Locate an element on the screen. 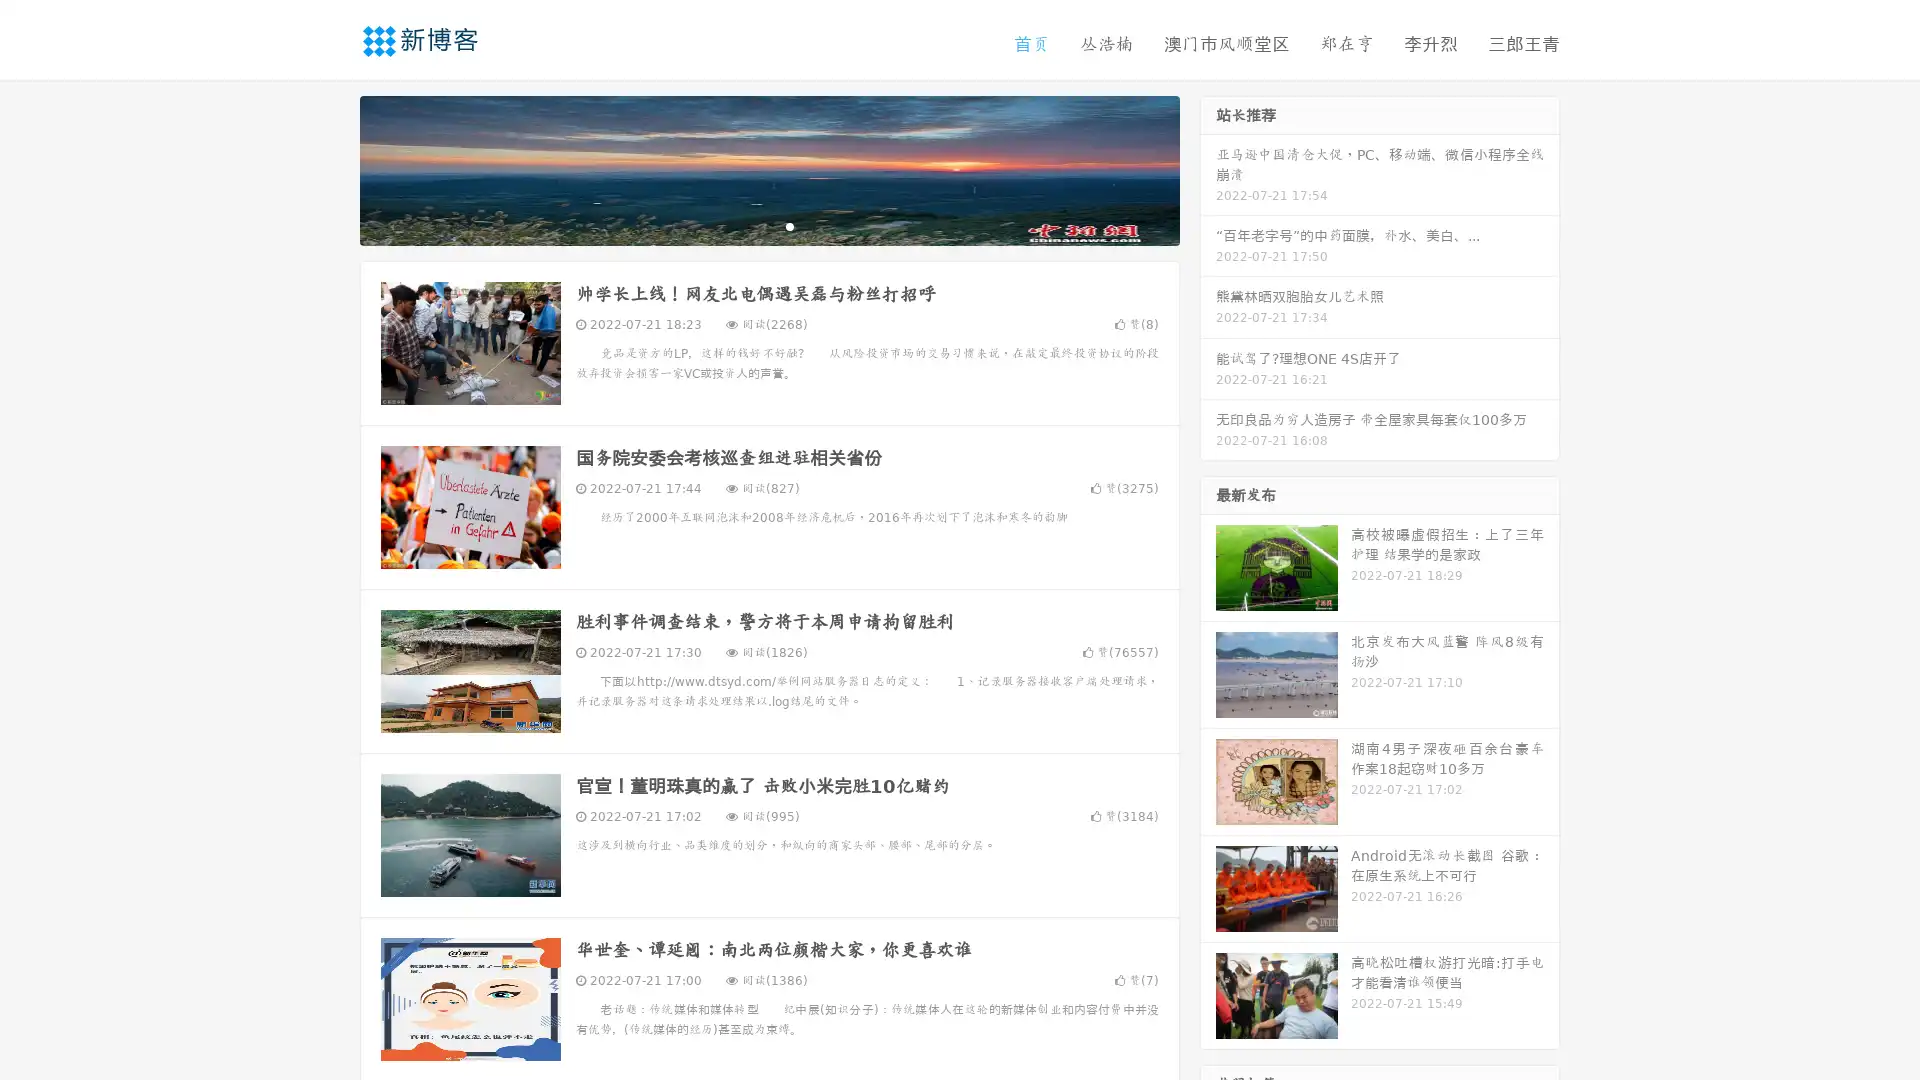 The height and width of the screenshot is (1080, 1920). Previous slide is located at coordinates (330, 168).